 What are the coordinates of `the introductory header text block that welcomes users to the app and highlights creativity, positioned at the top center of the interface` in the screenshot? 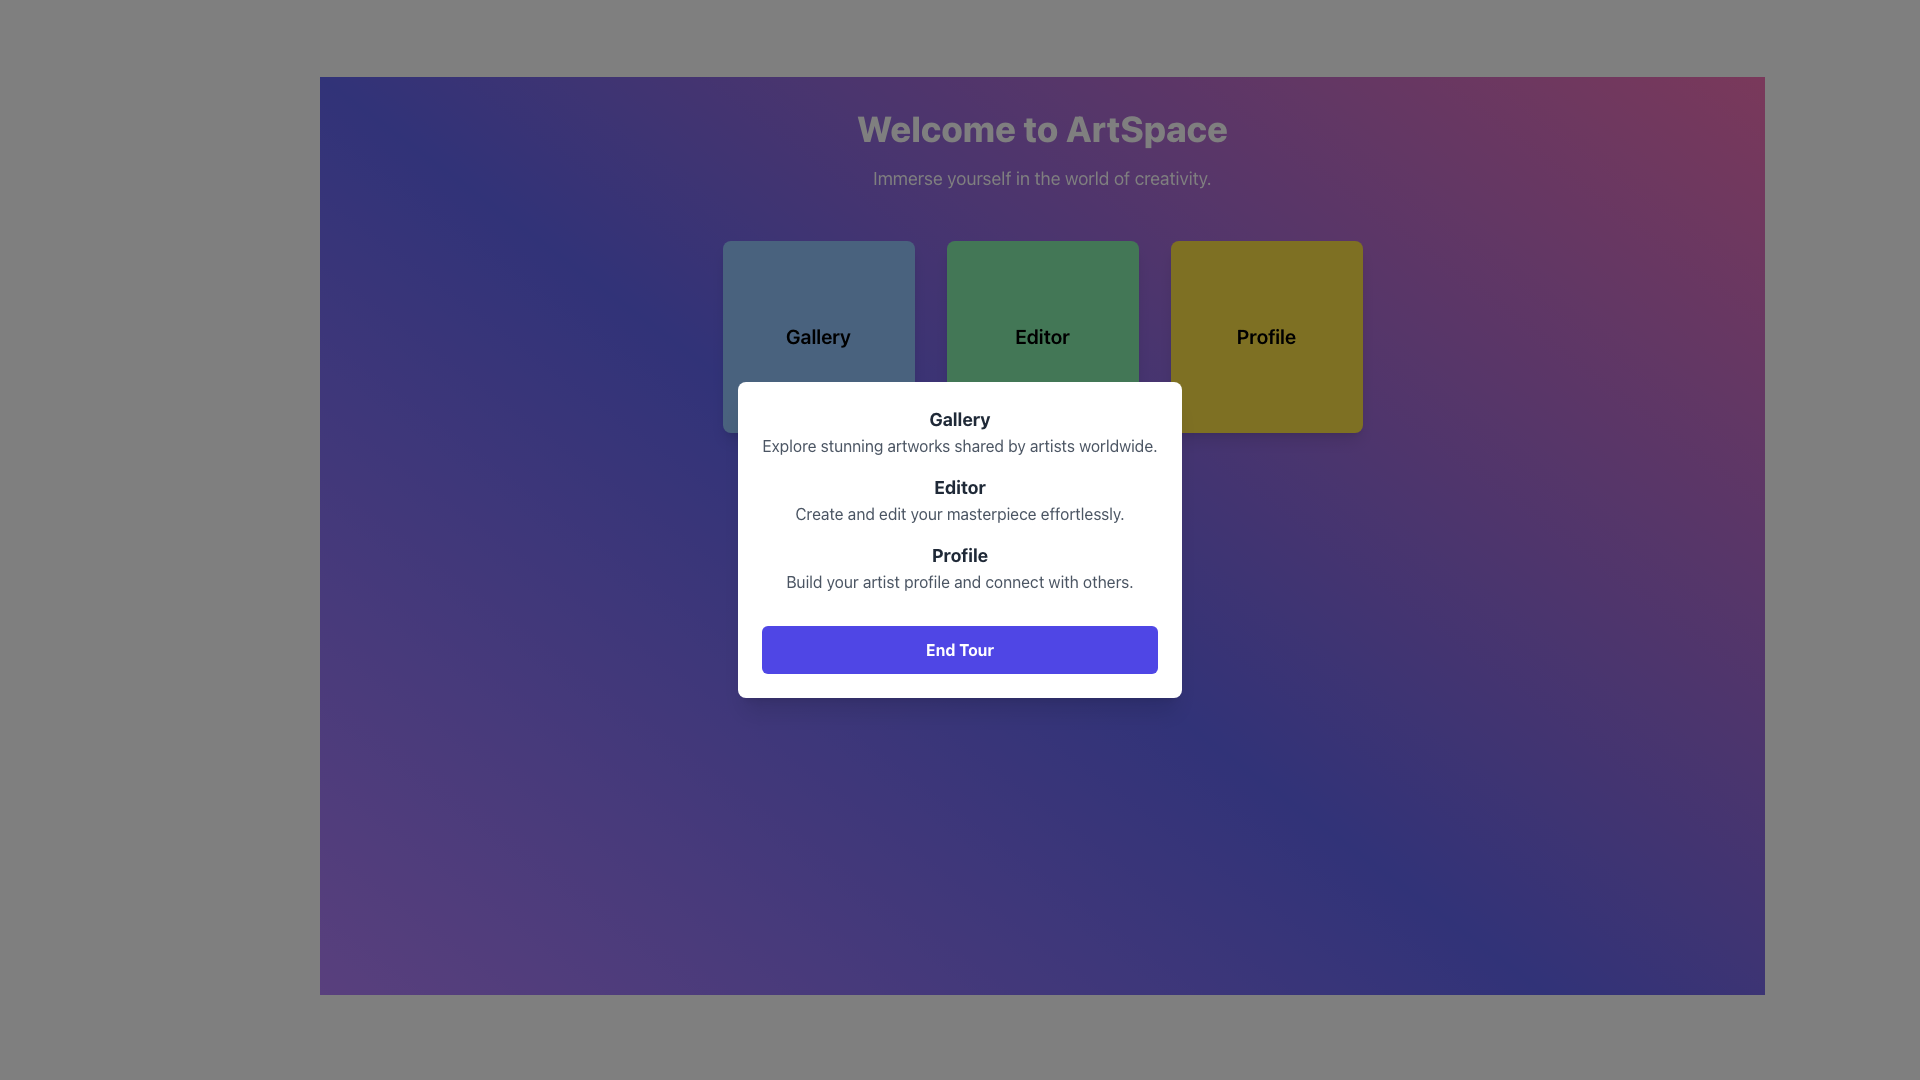 It's located at (1041, 149).